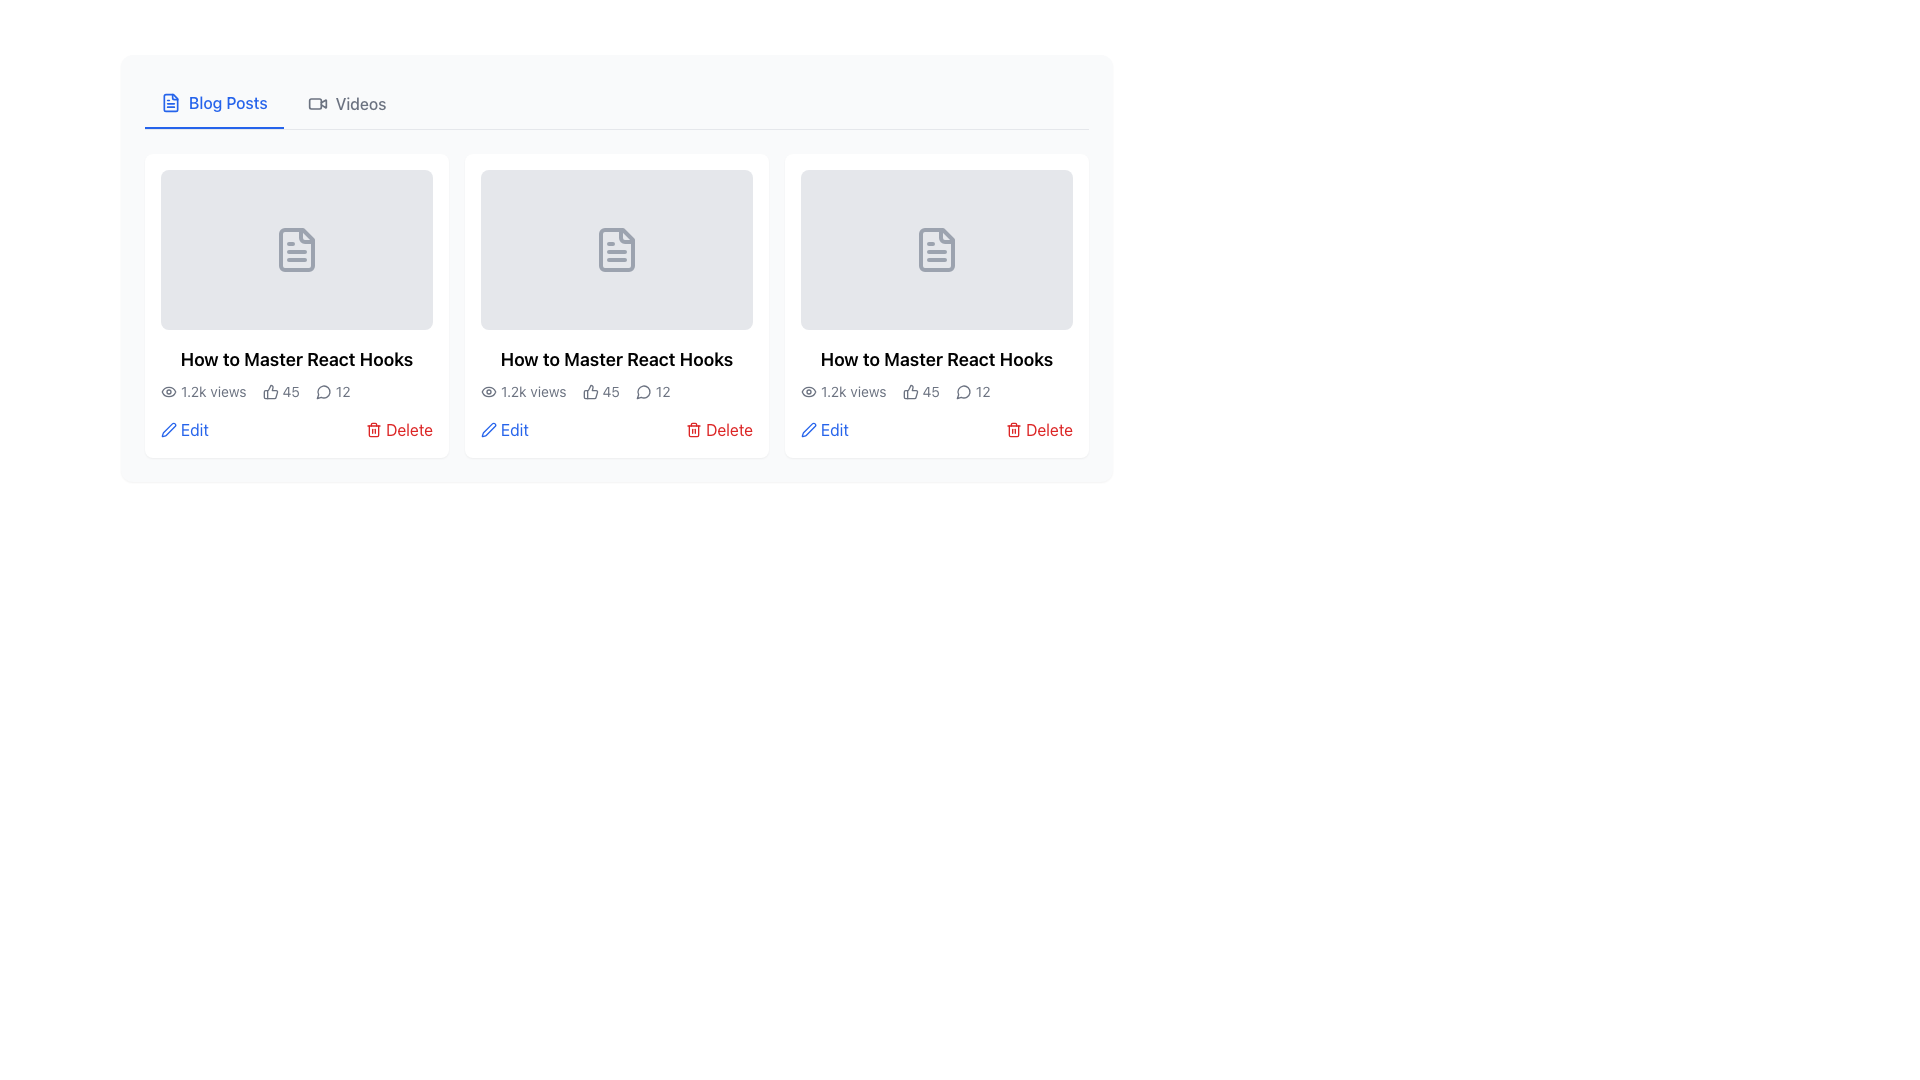 The height and width of the screenshot is (1080, 1920). Describe the element at coordinates (825, 428) in the screenshot. I see `the 'Edit' button element` at that location.